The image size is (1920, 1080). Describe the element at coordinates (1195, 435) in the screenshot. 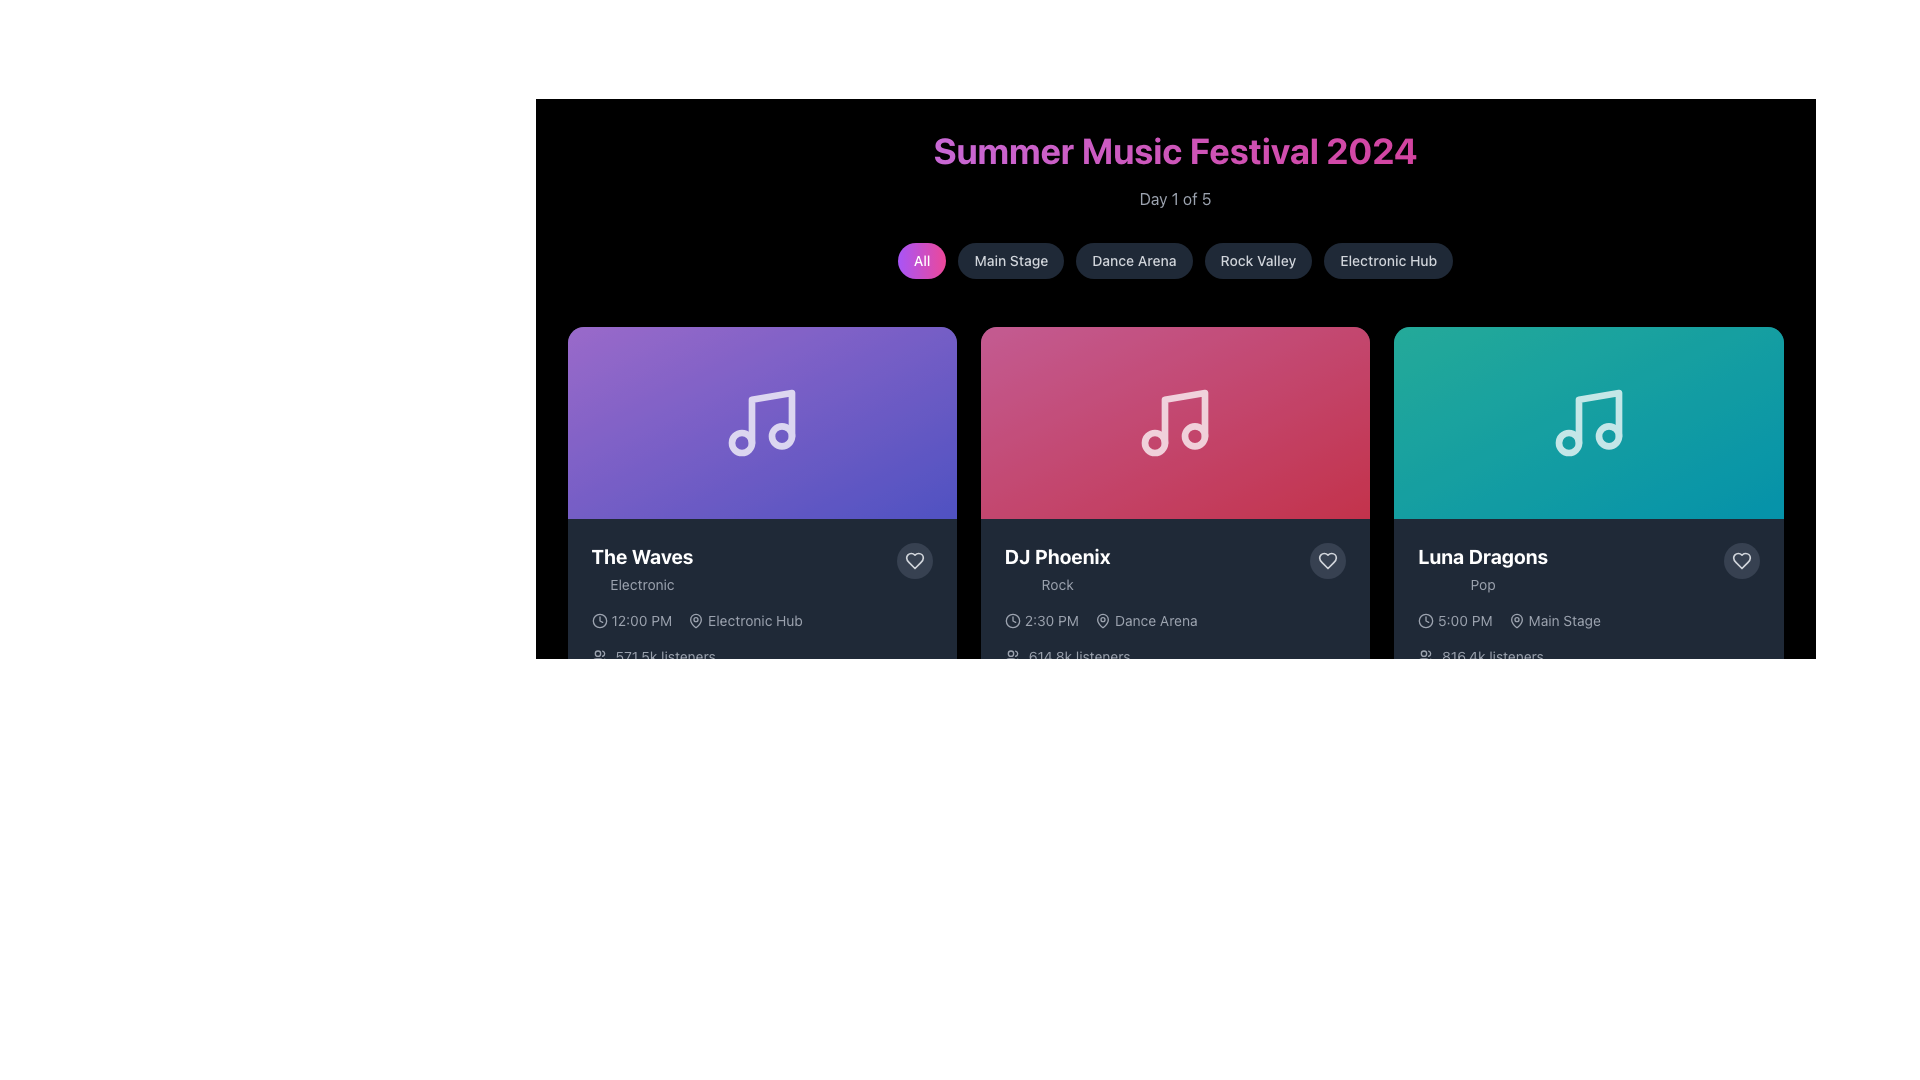

I see `the SVG circle element that is part of the music note icon under the 'Summer Music Festival 2024' title and above the 'DJ Phoenix' text` at that location.